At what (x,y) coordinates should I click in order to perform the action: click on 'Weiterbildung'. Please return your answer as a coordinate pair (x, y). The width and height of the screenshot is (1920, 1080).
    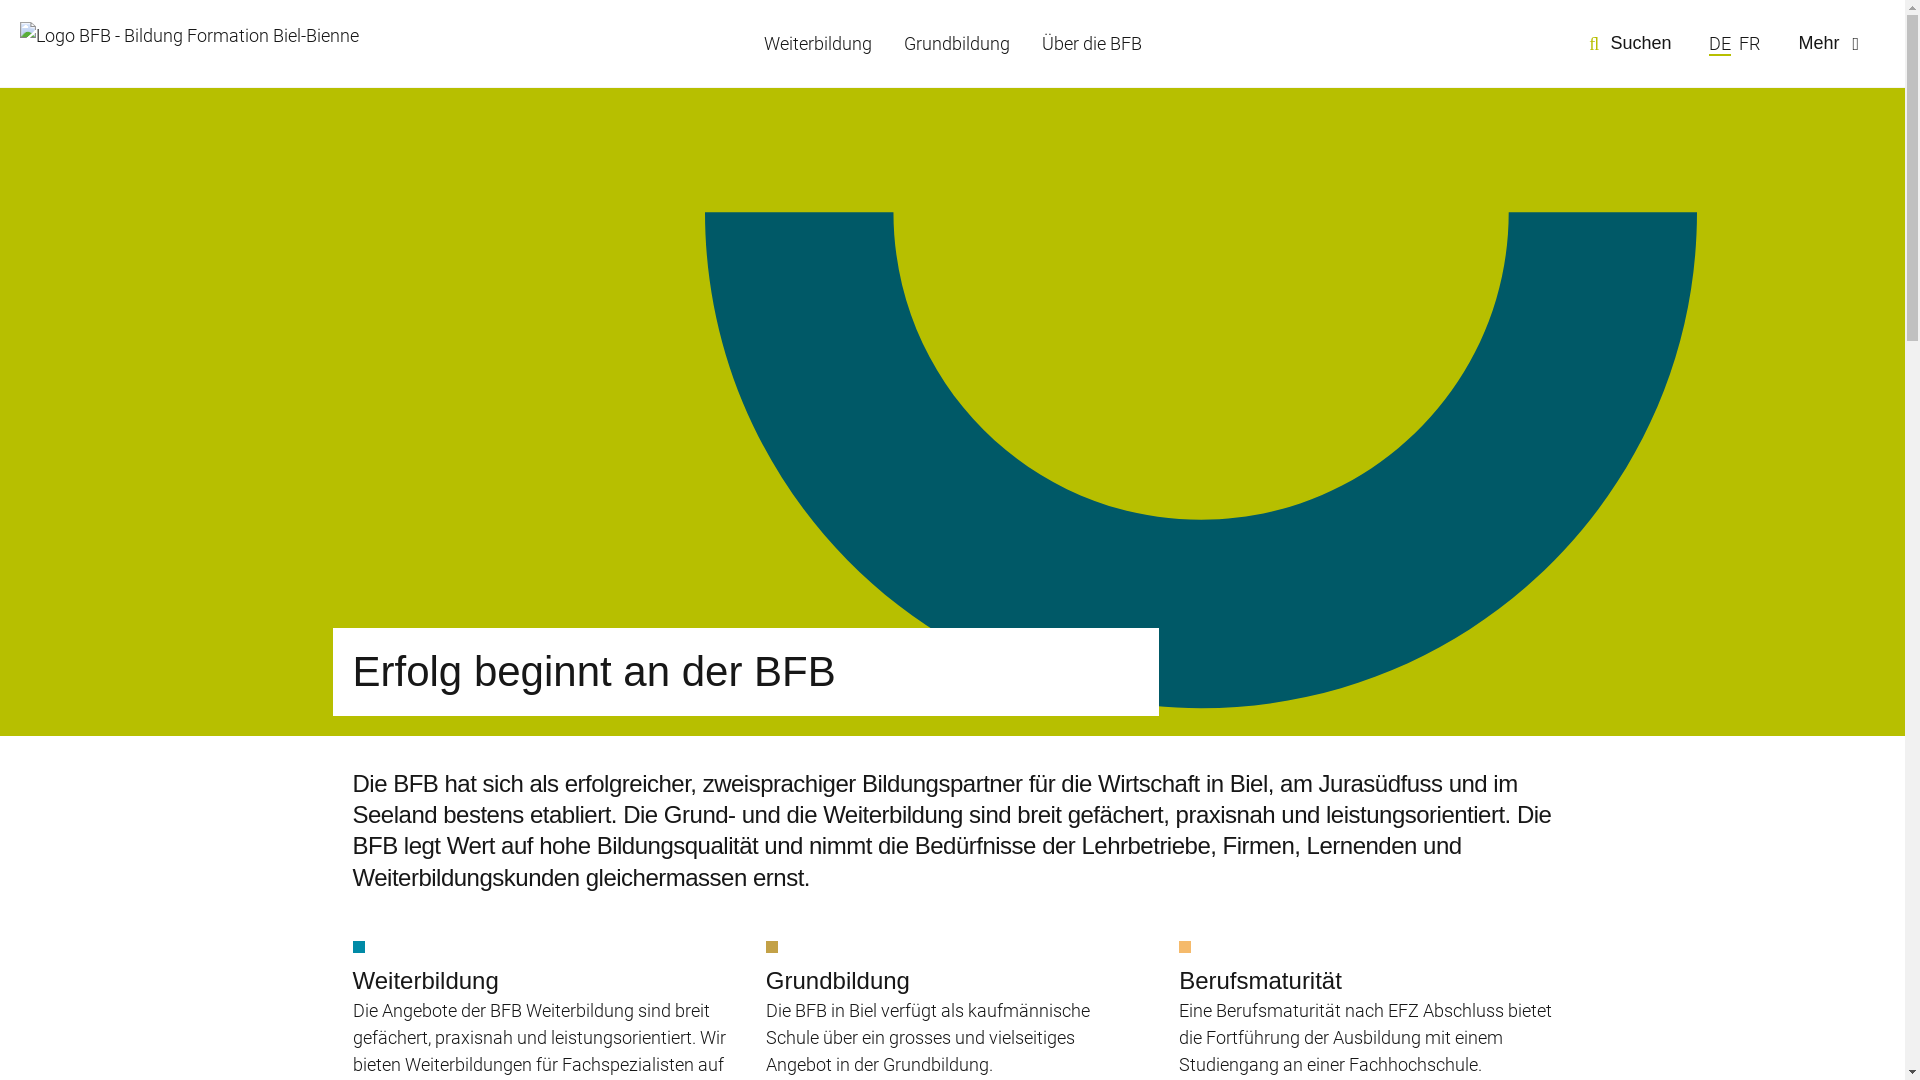
    Looking at the image, I should click on (817, 42).